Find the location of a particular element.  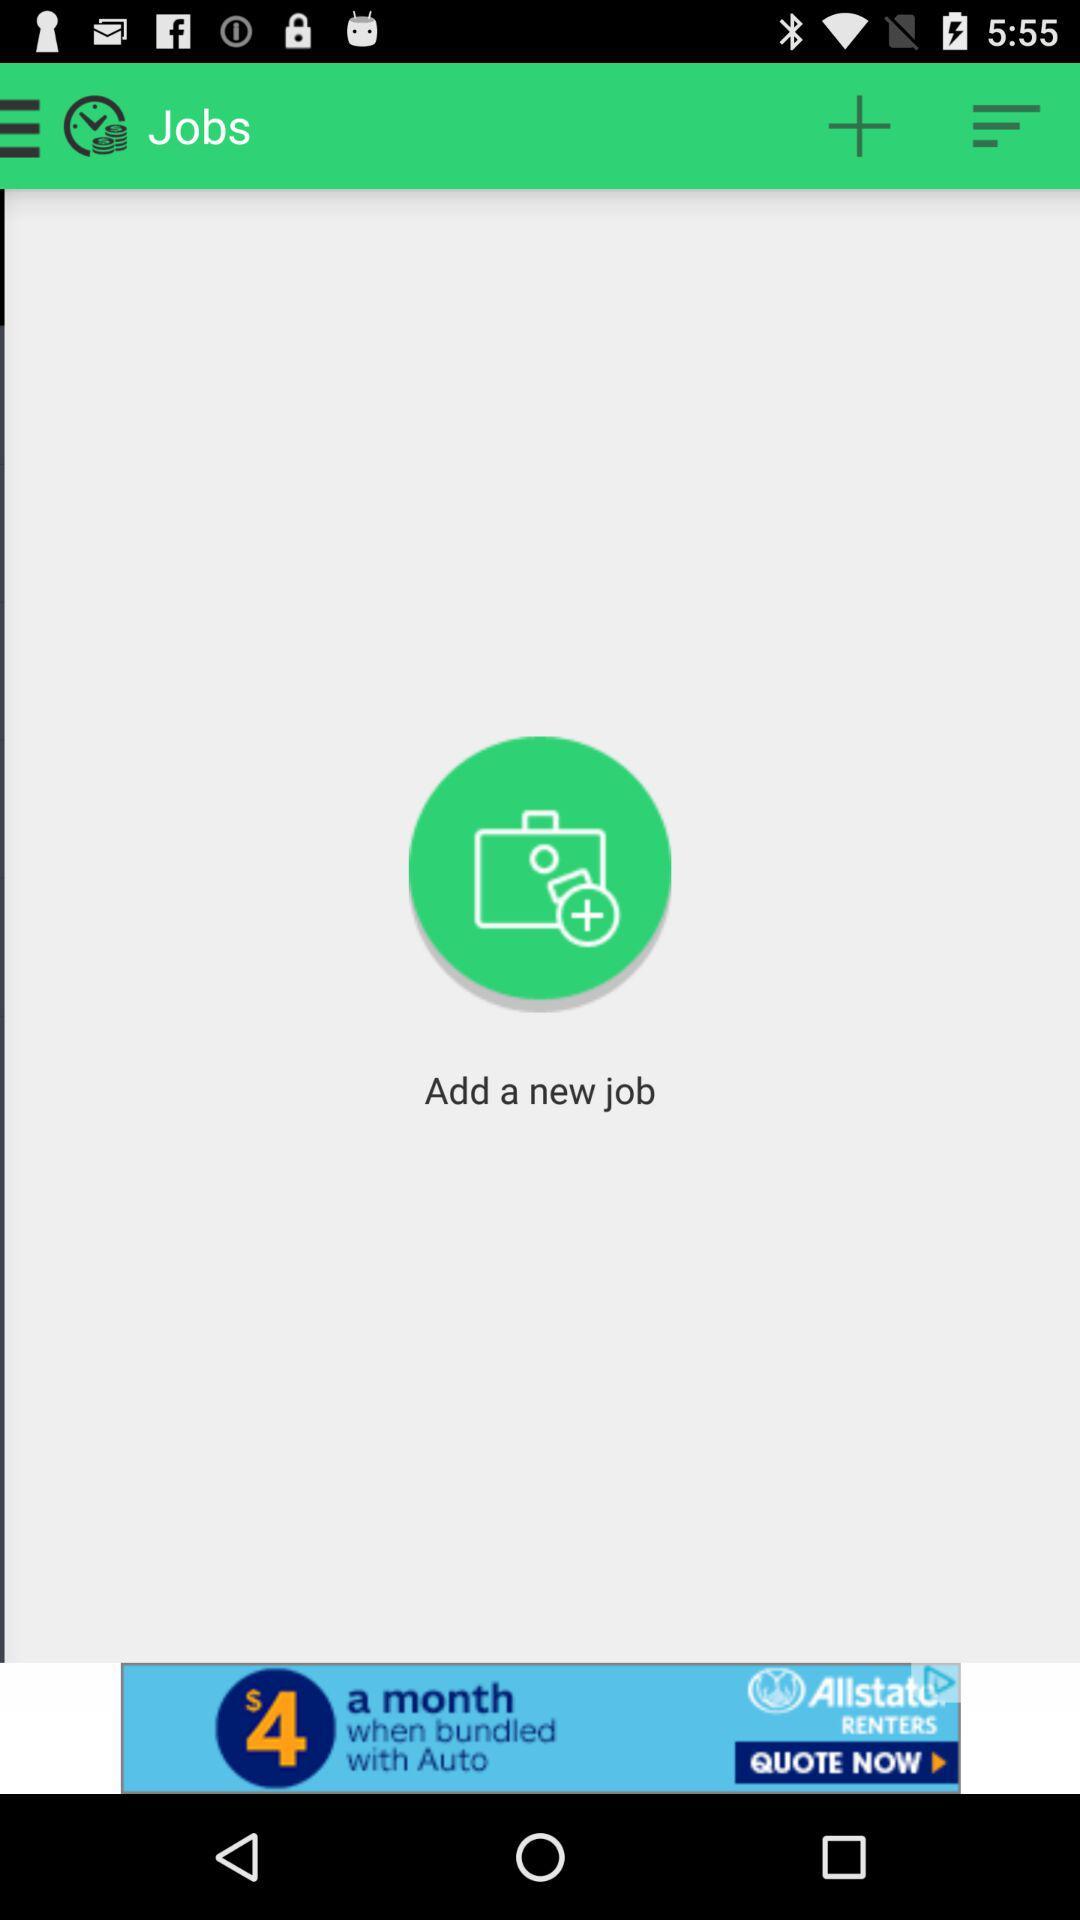

advertisement is located at coordinates (540, 1727).